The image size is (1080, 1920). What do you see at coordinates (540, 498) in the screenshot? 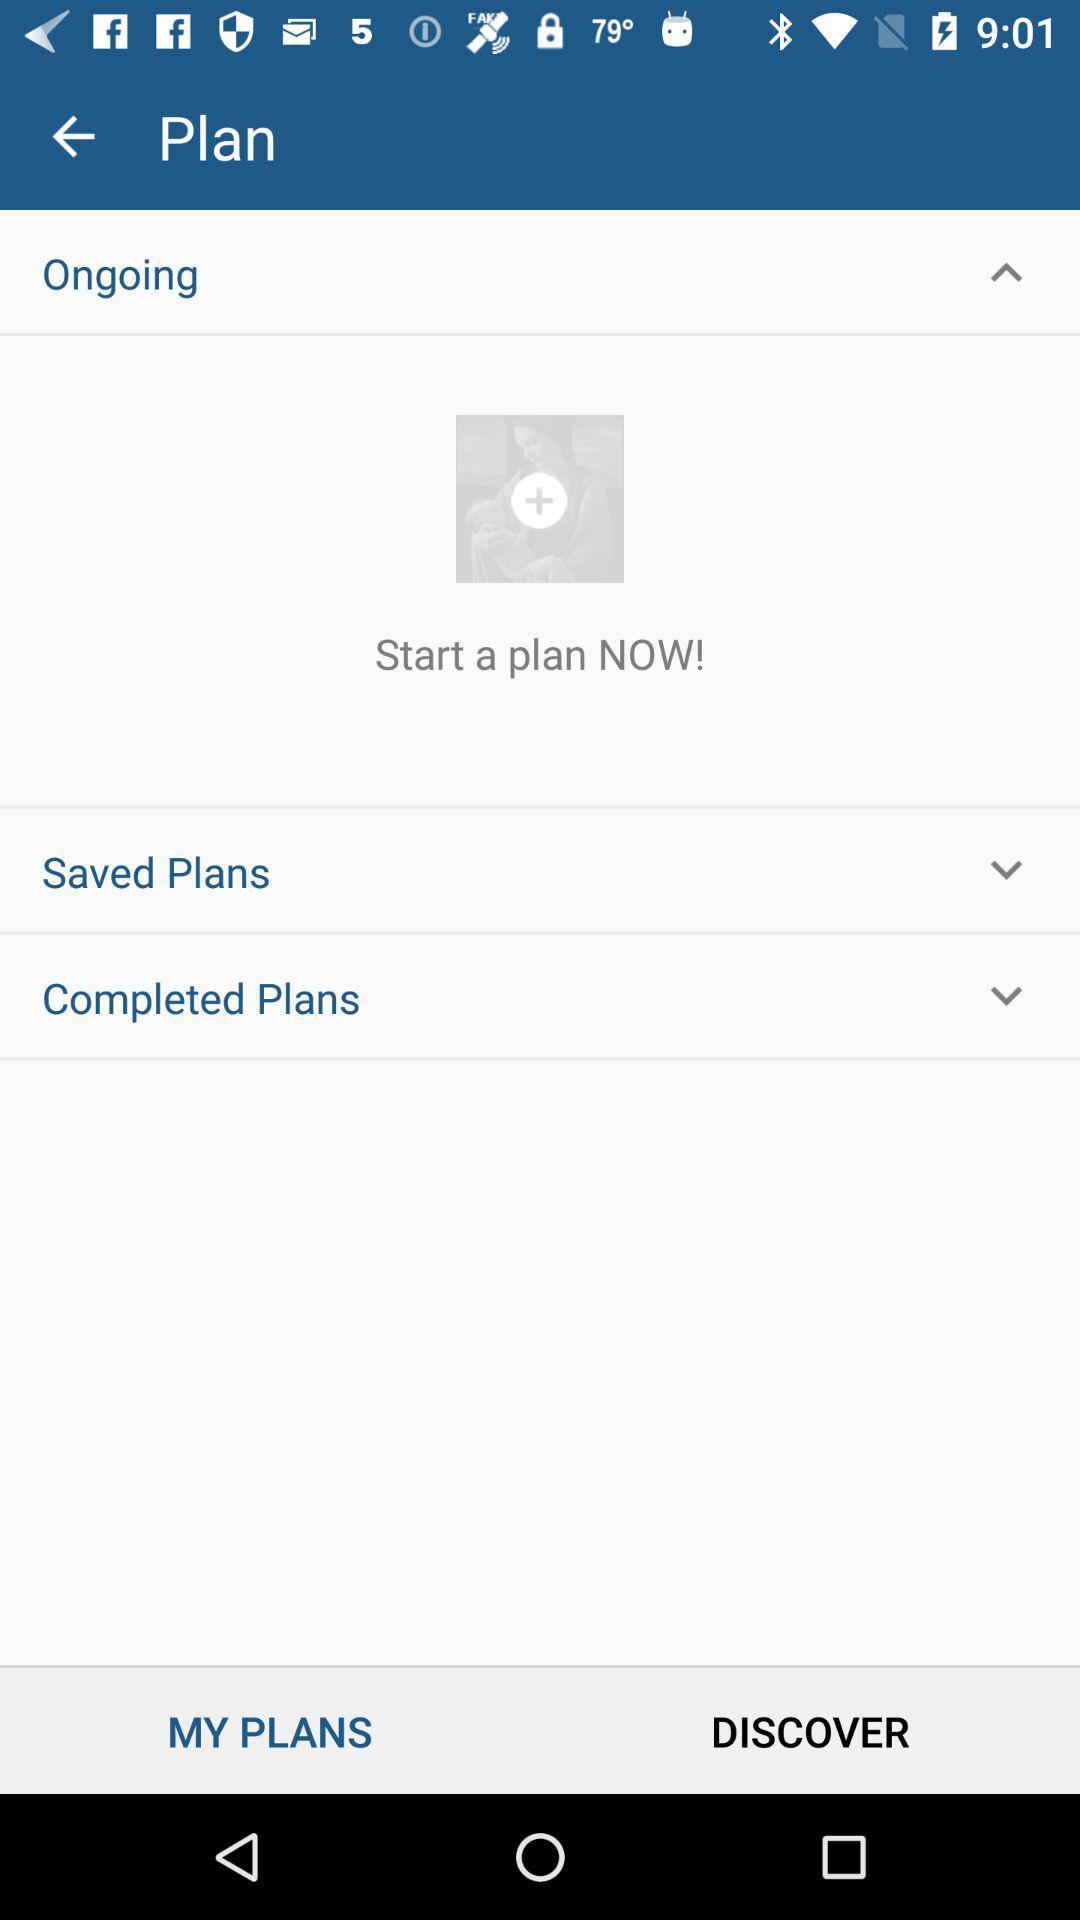
I see `start new plan button` at bounding box center [540, 498].